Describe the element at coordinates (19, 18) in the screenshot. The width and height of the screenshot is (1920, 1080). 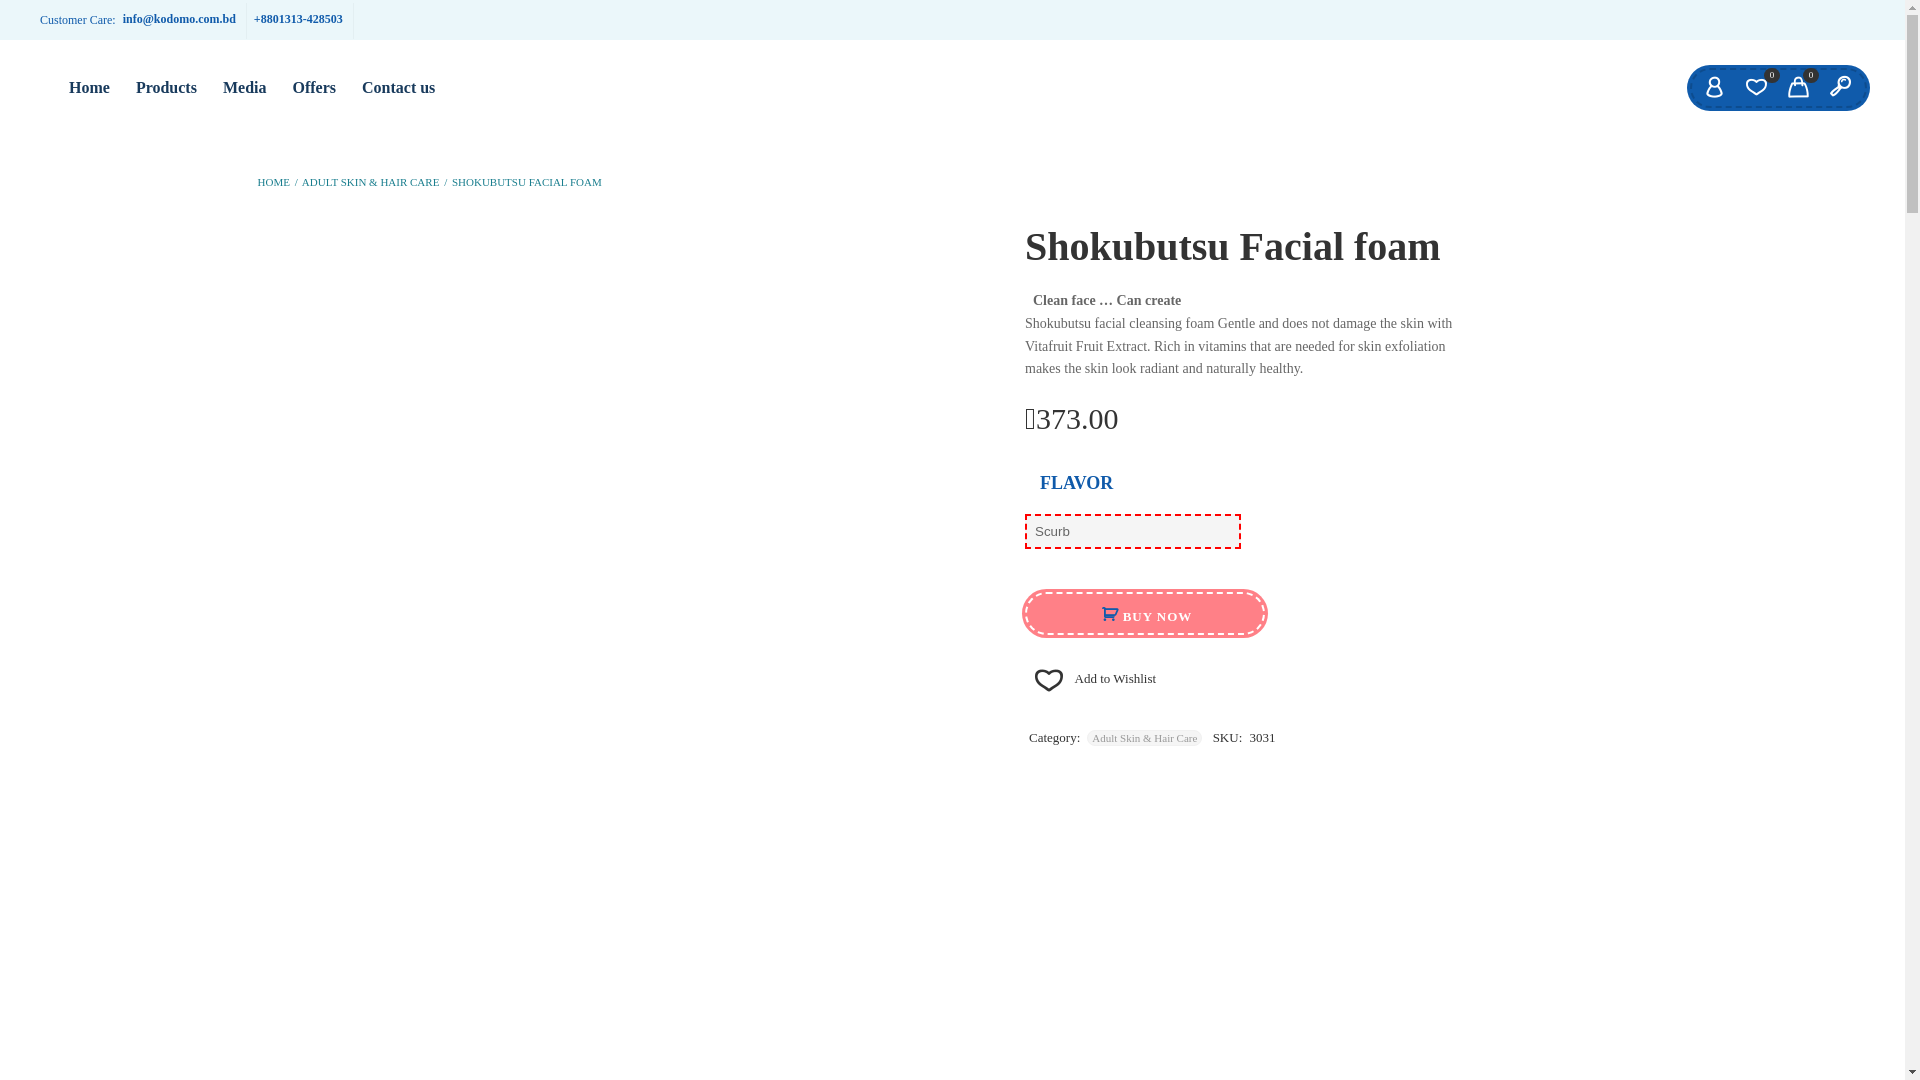
I see `'Search Products'` at that location.